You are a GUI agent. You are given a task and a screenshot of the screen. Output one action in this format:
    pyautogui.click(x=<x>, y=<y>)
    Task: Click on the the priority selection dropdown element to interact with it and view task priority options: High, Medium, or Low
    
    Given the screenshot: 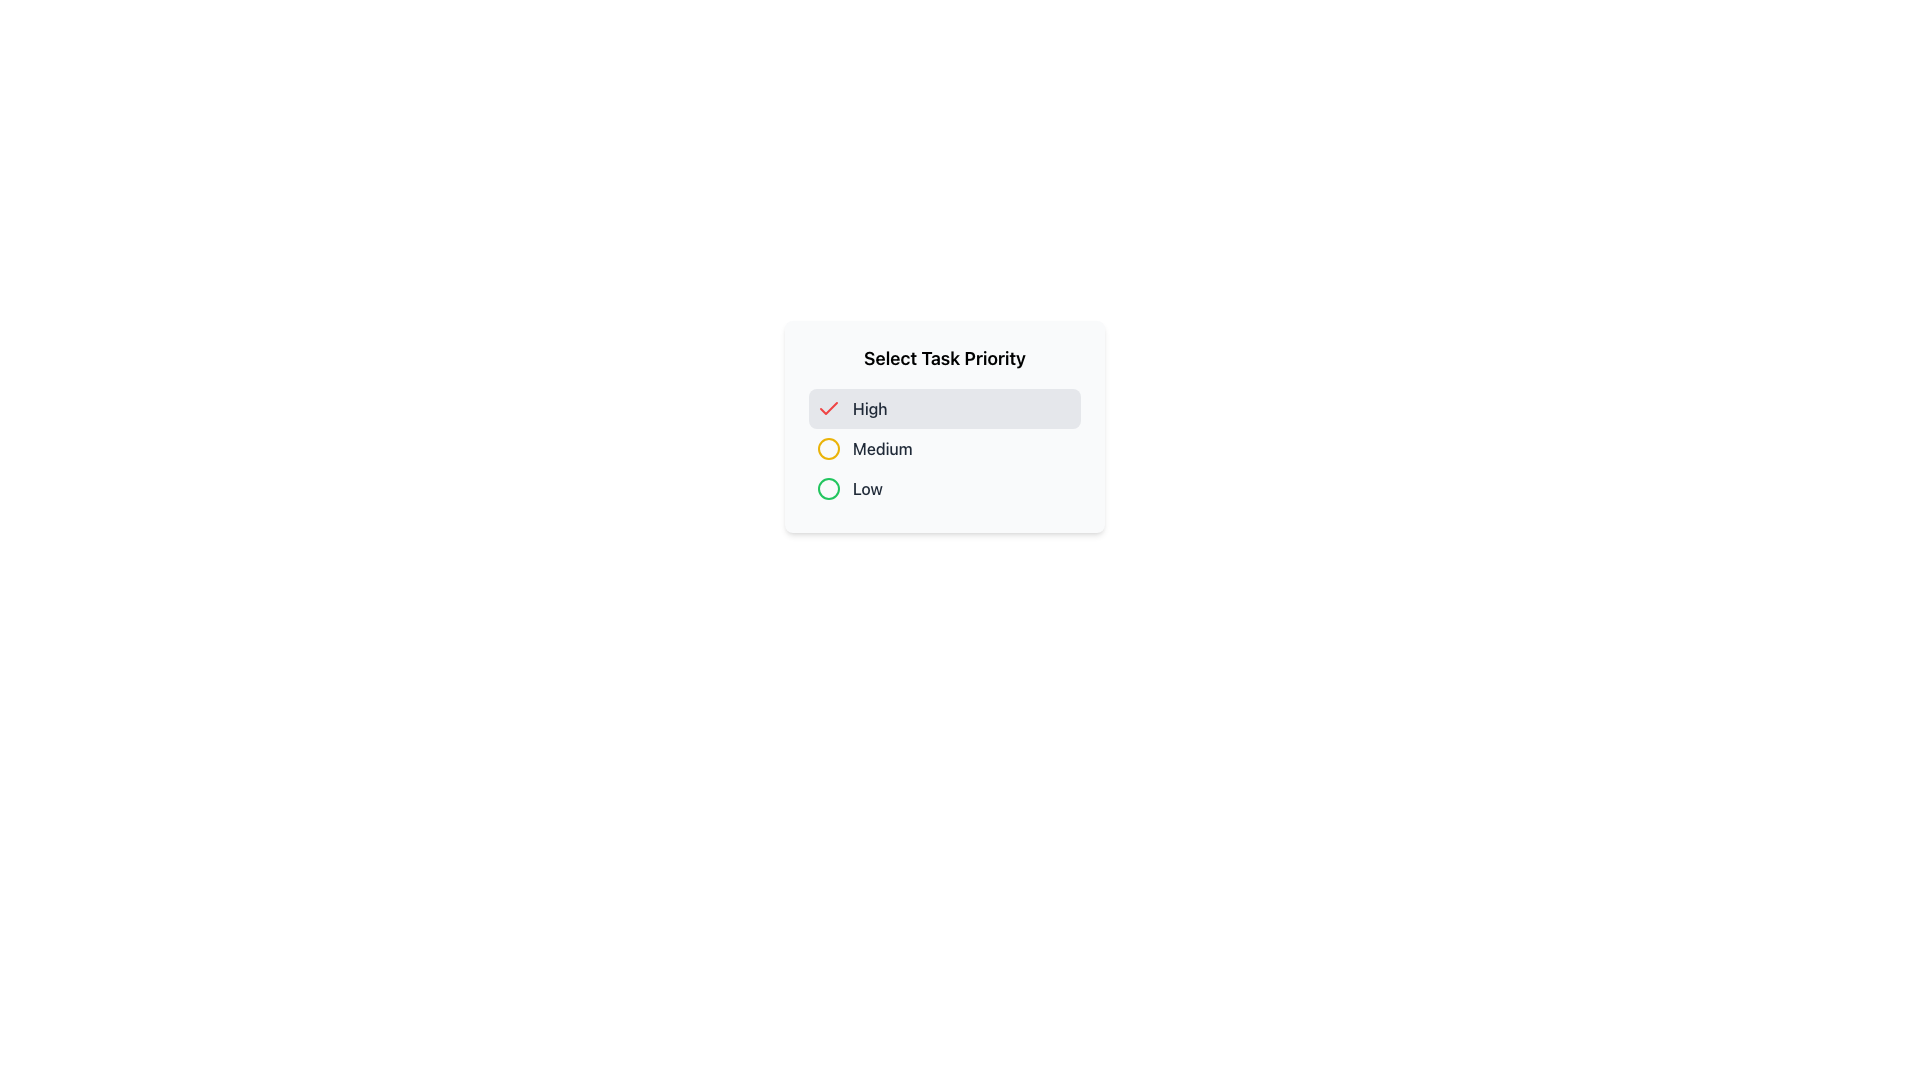 What is the action you would take?
    pyautogui.click(x=944, y=426)
    